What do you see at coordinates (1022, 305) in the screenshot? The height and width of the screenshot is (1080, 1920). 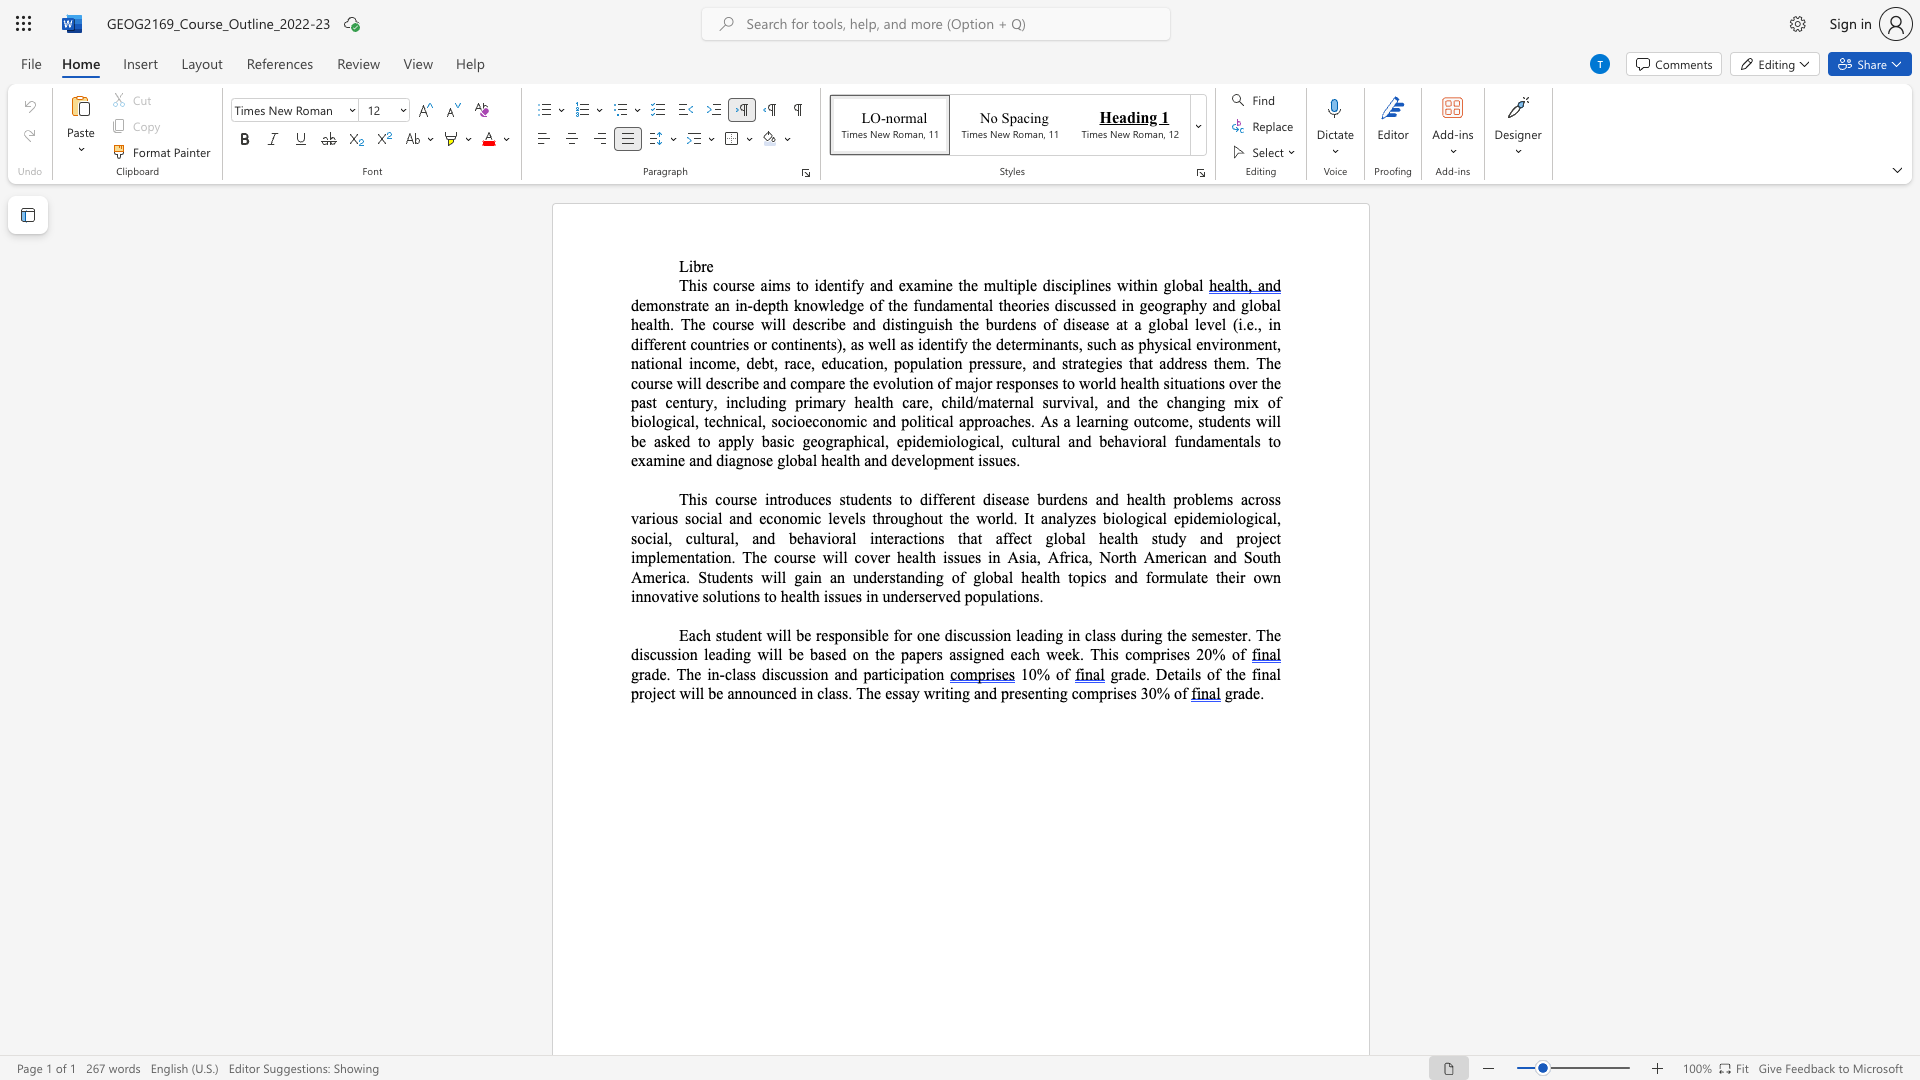 I see `the 4th character "o" in the text` at bounding box center [1022, 305].